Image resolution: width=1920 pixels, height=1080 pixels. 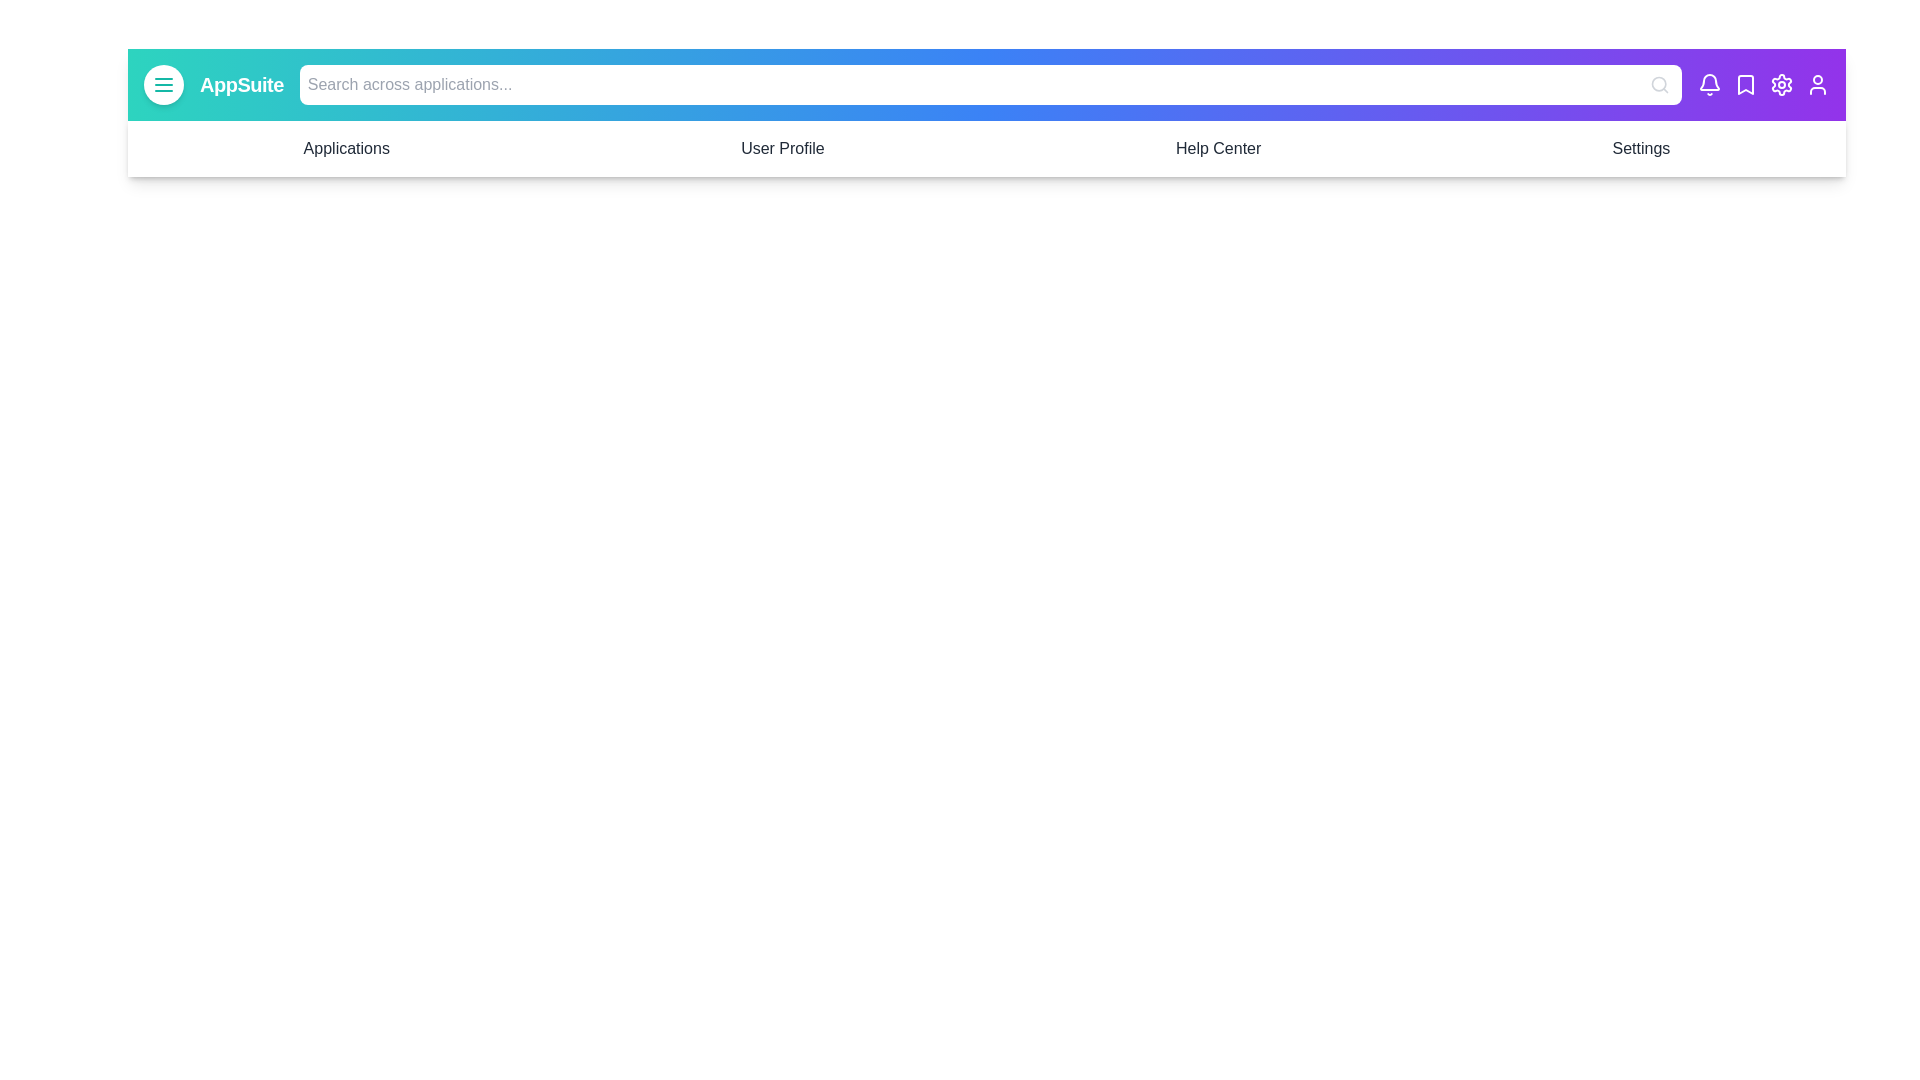 I want to click on the Help Center navigation menu item to navigate, so click(x=1217, y=148).